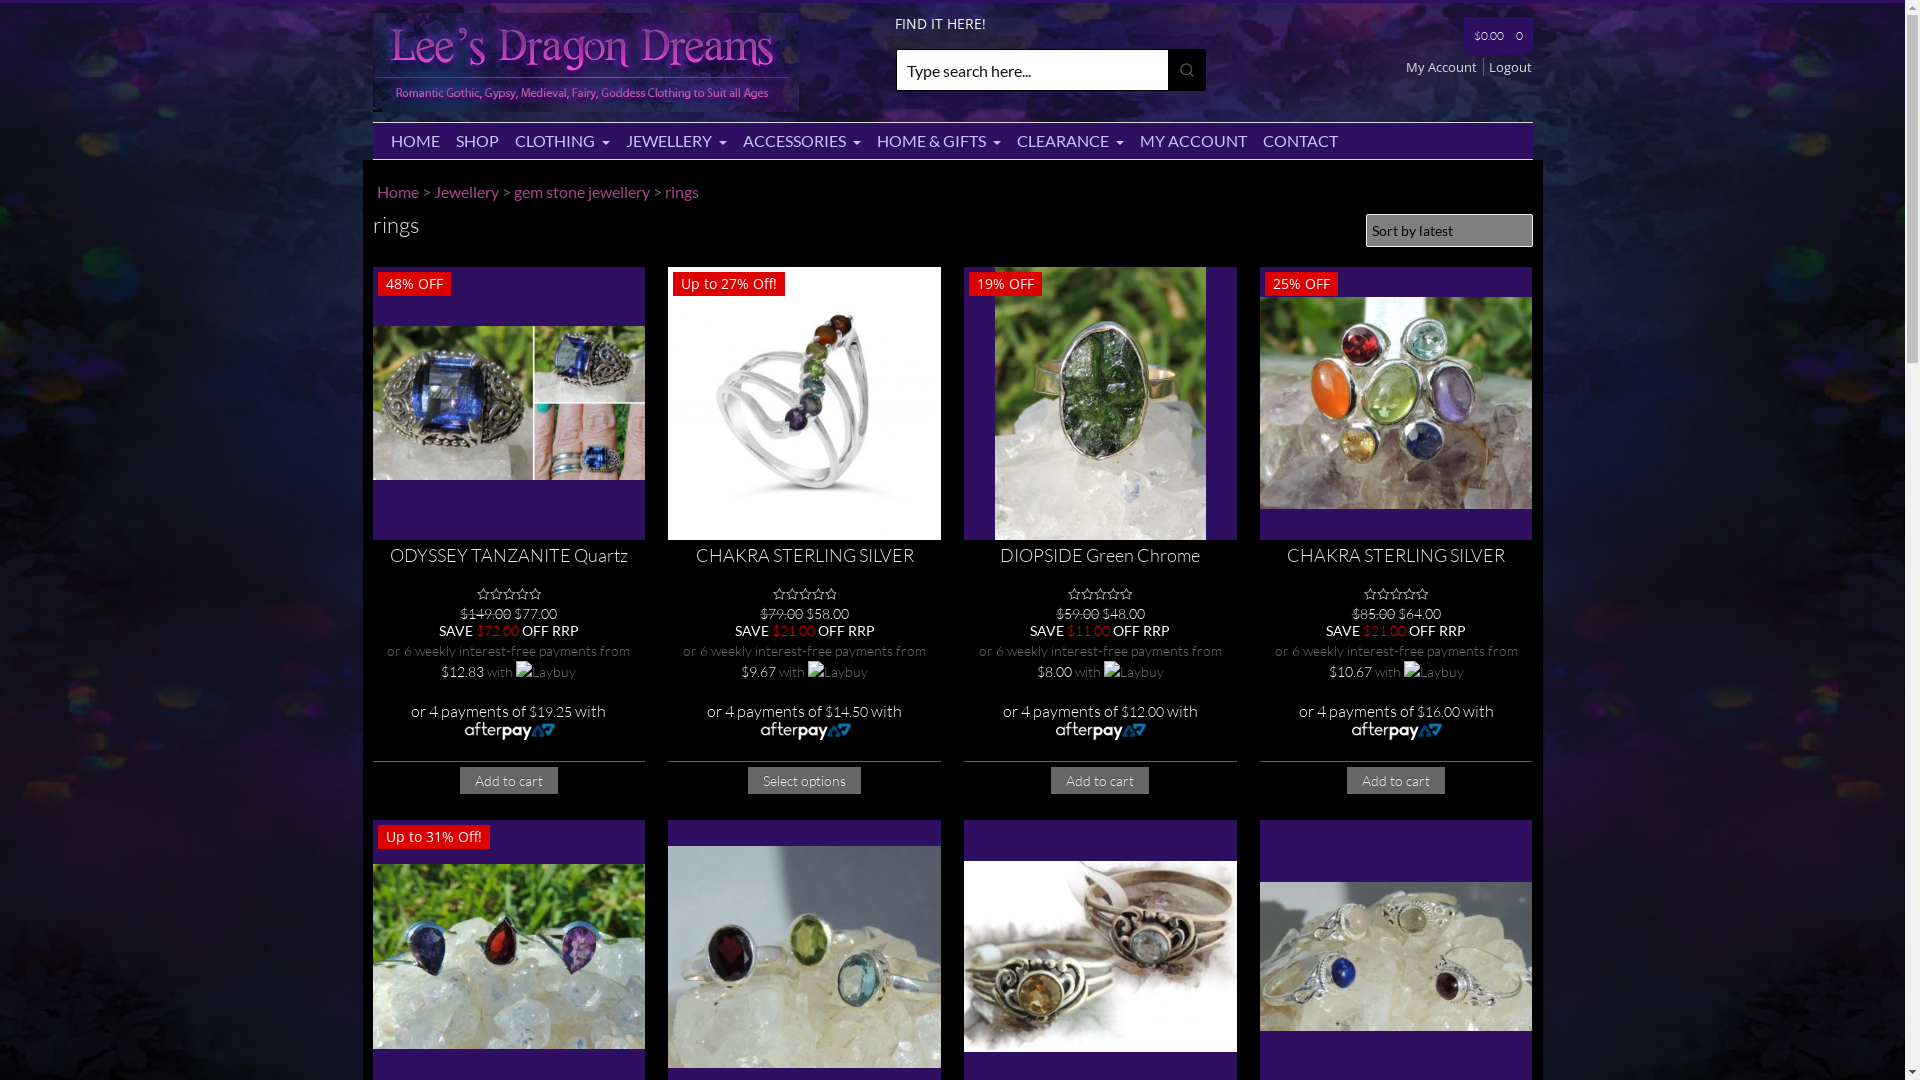  What do you see at coordinates (446, 140) in the screenshot?
I see `'SHOP'` at bounding box center [446, 140].